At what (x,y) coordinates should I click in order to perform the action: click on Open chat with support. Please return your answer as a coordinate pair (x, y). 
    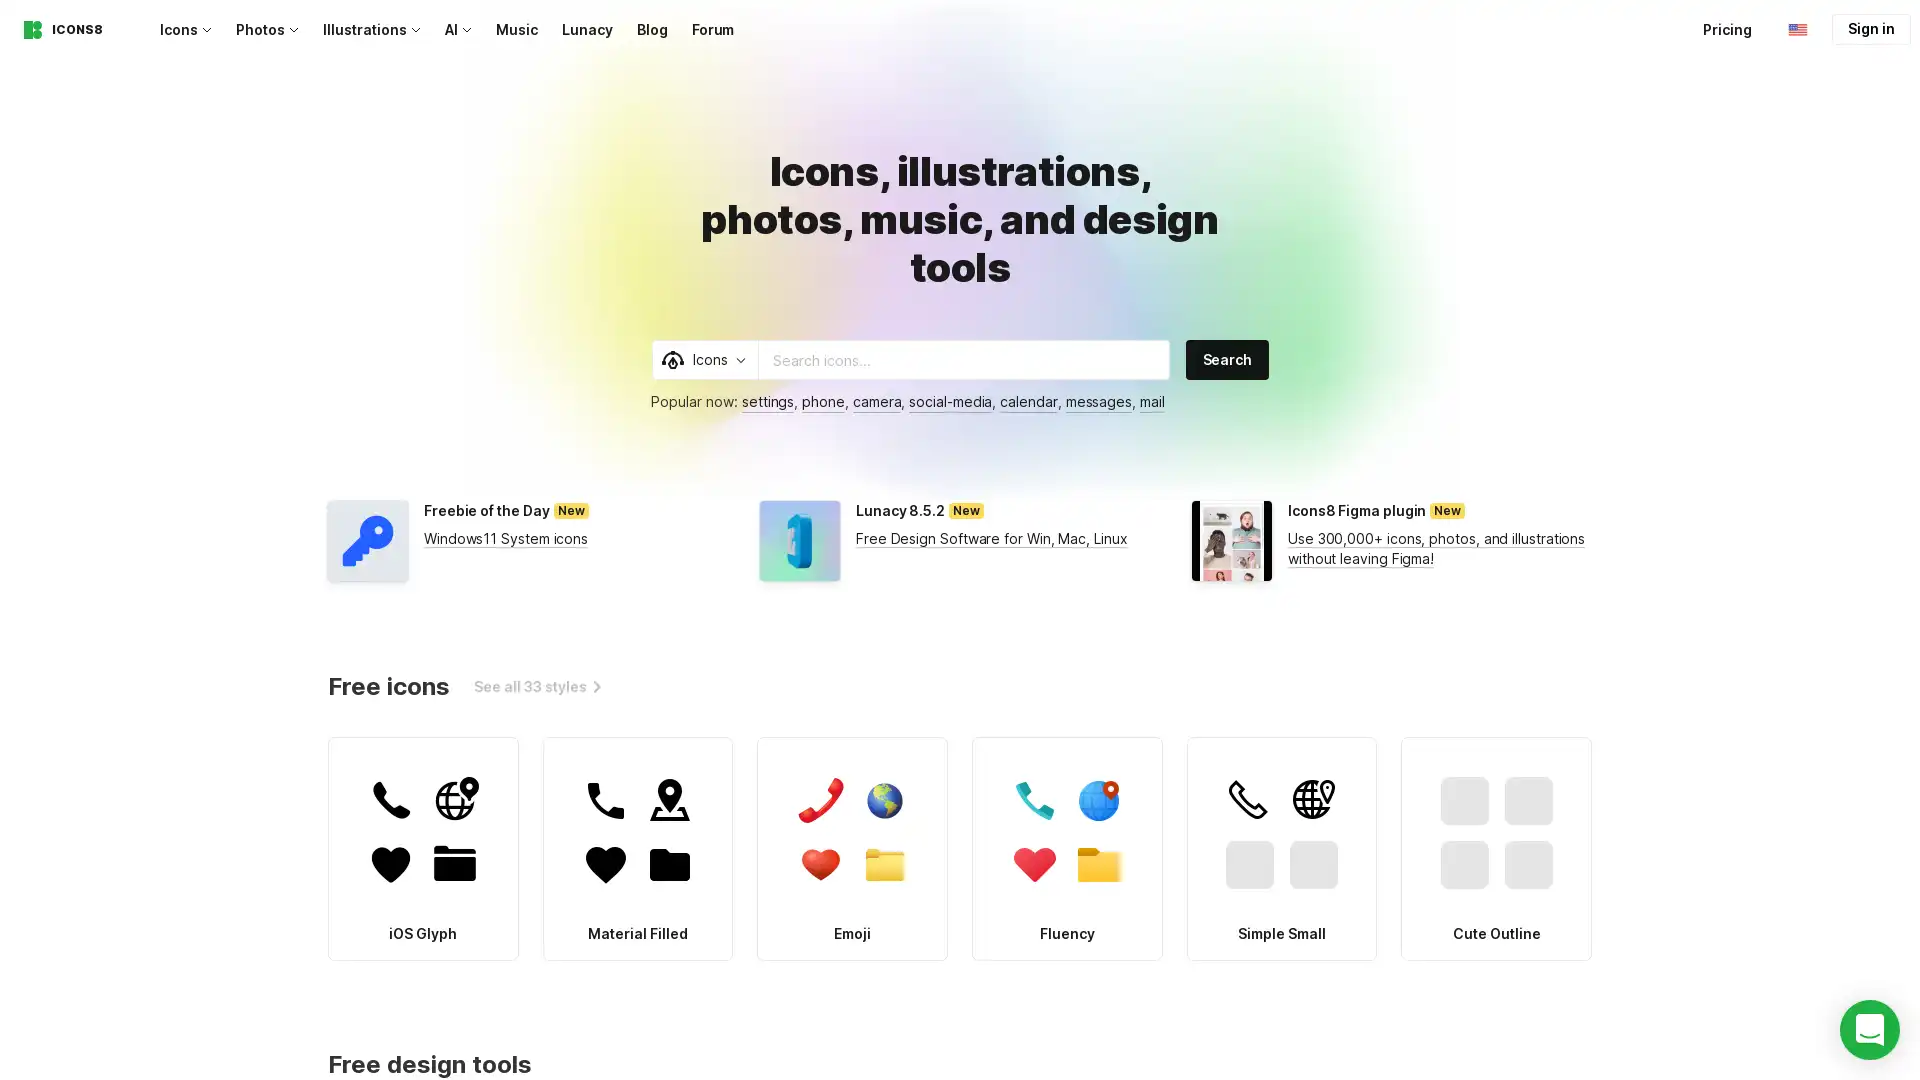
    Looking at the image, I should click on (1869, 1029).